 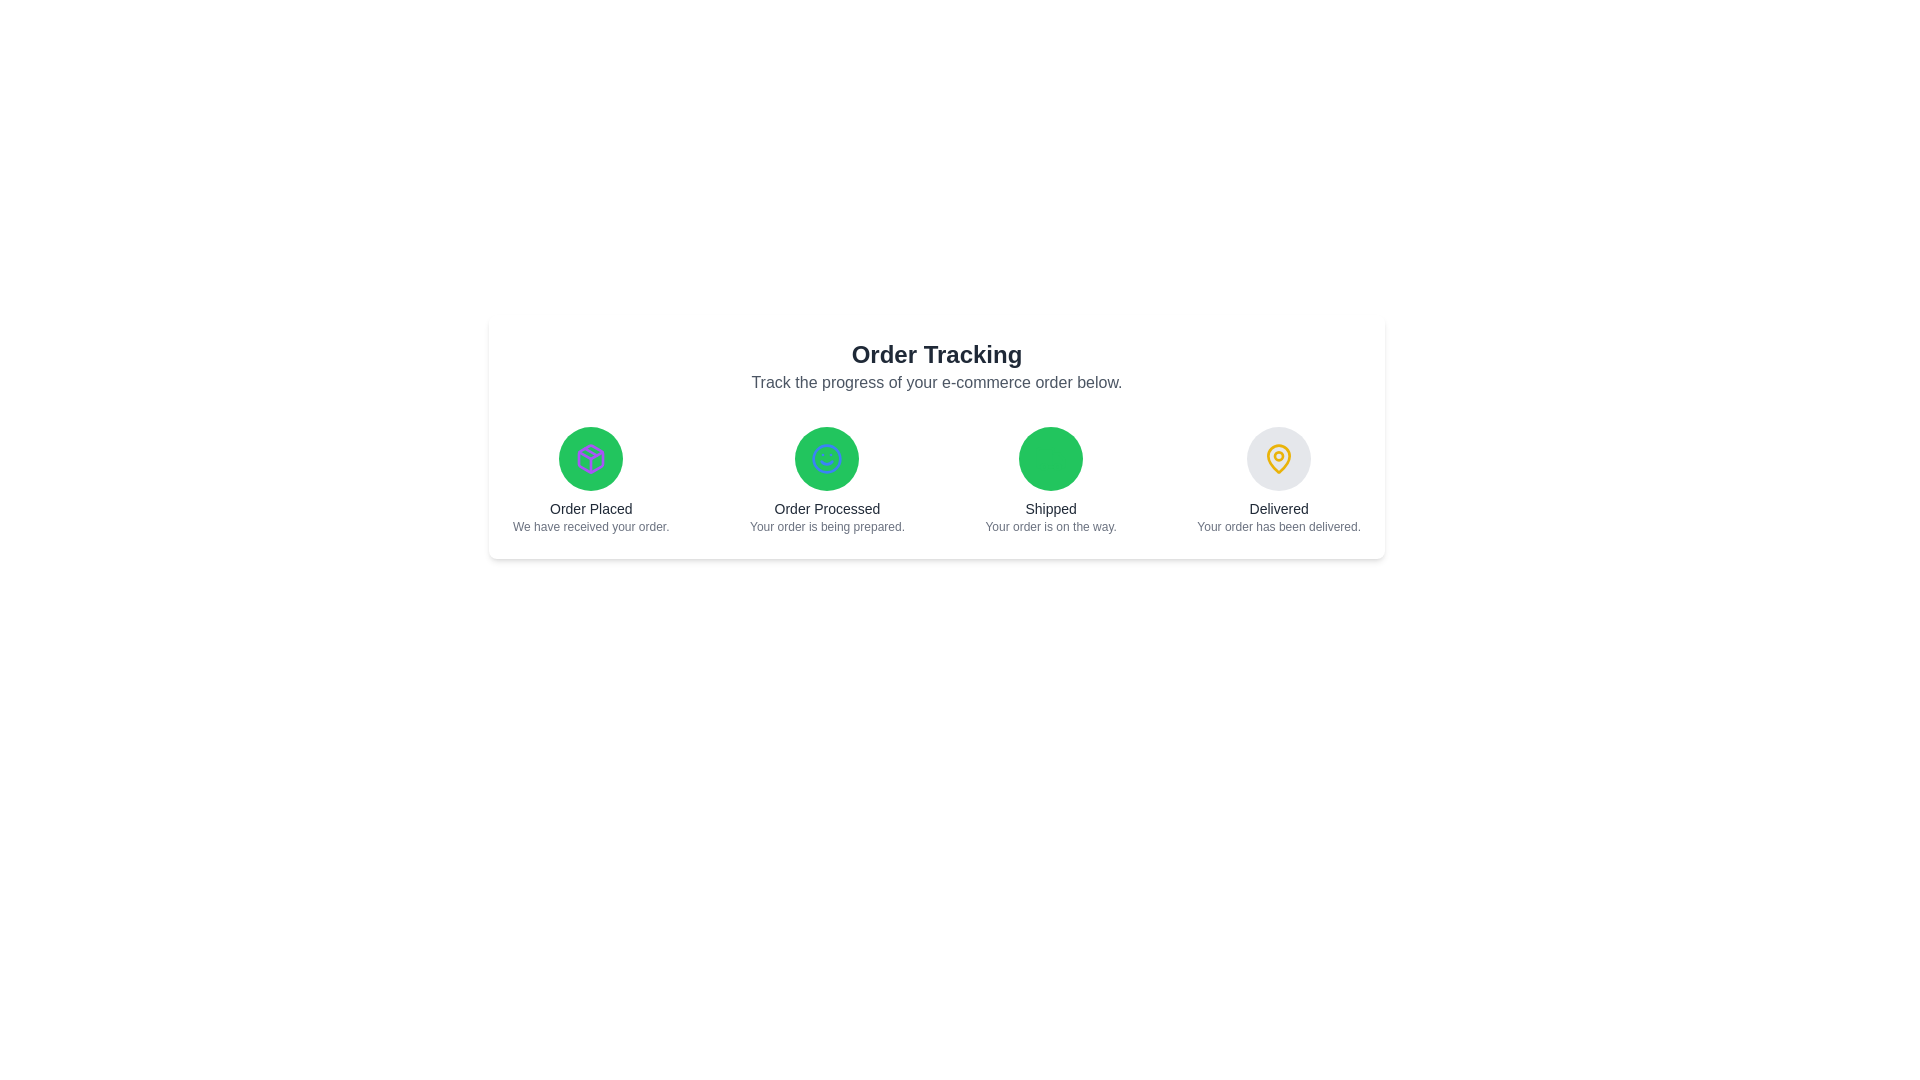 I want to click on the 'Delivered' status icon button located at the top center of the order tracking card, which is the fourth element in a horizontal group, so click(x=1278, y=459).